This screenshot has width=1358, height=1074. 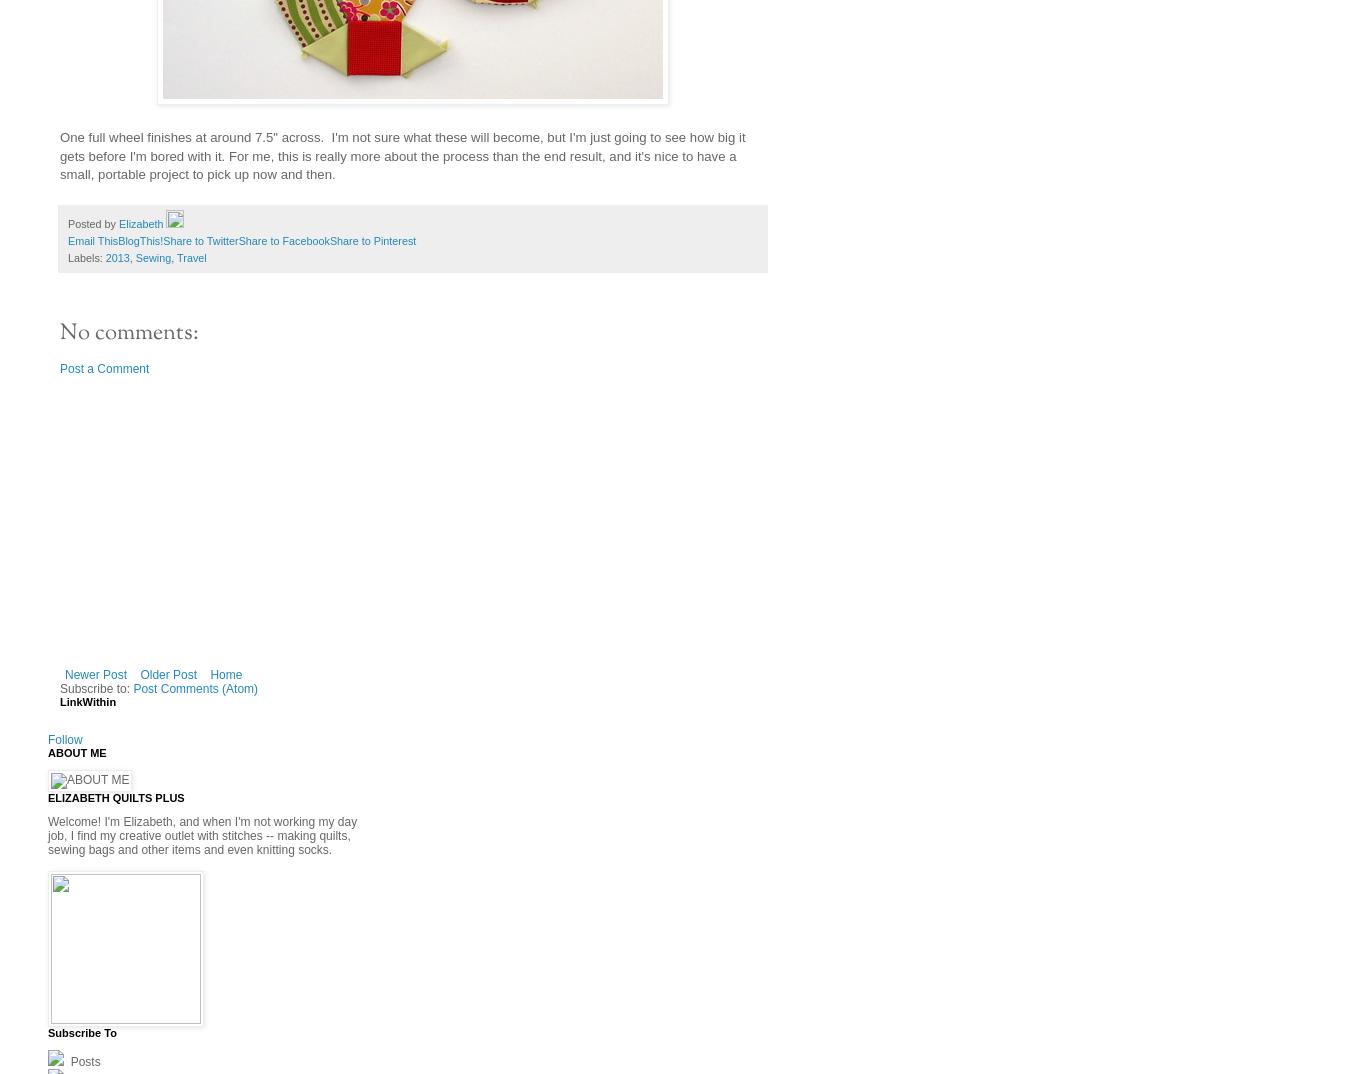 I want to click on 'Posted by', so click(x=93, y=221).